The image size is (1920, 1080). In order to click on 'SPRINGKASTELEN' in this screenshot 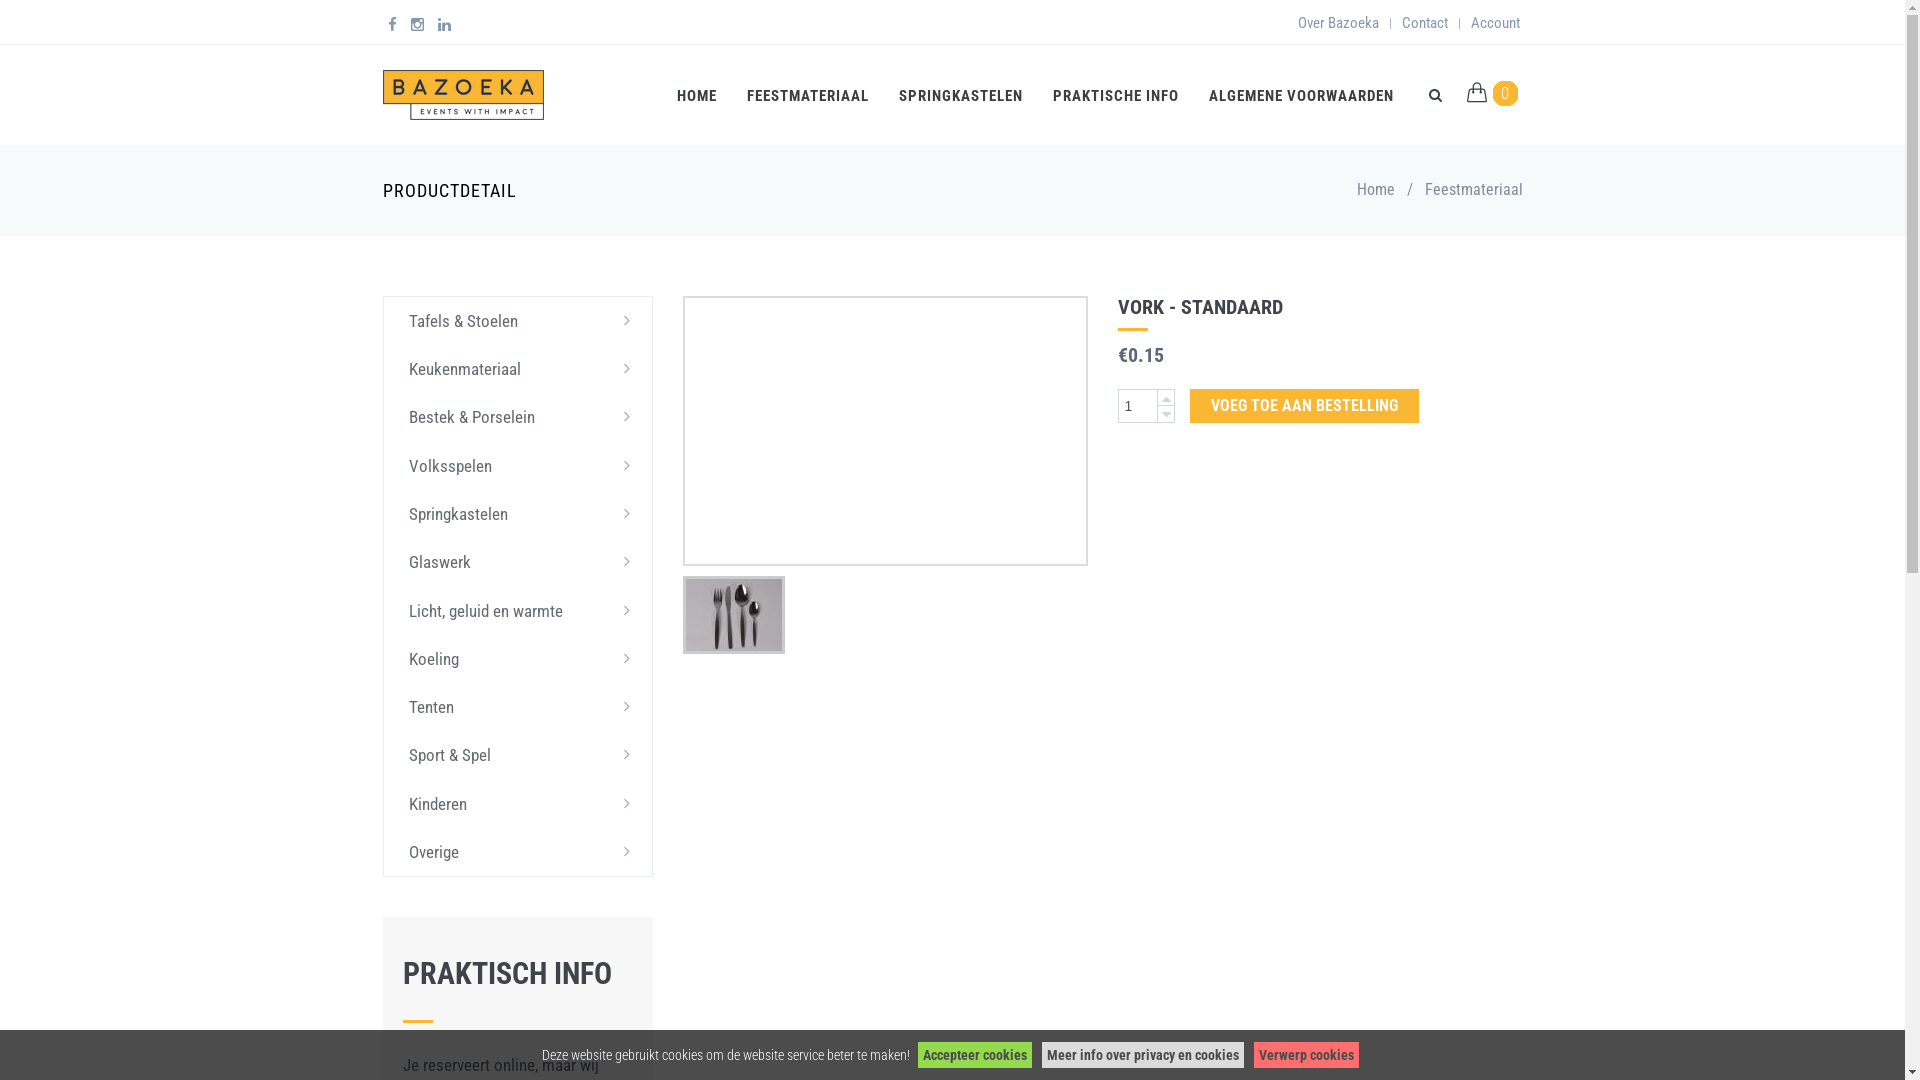, I will do `click(960, 95)`.